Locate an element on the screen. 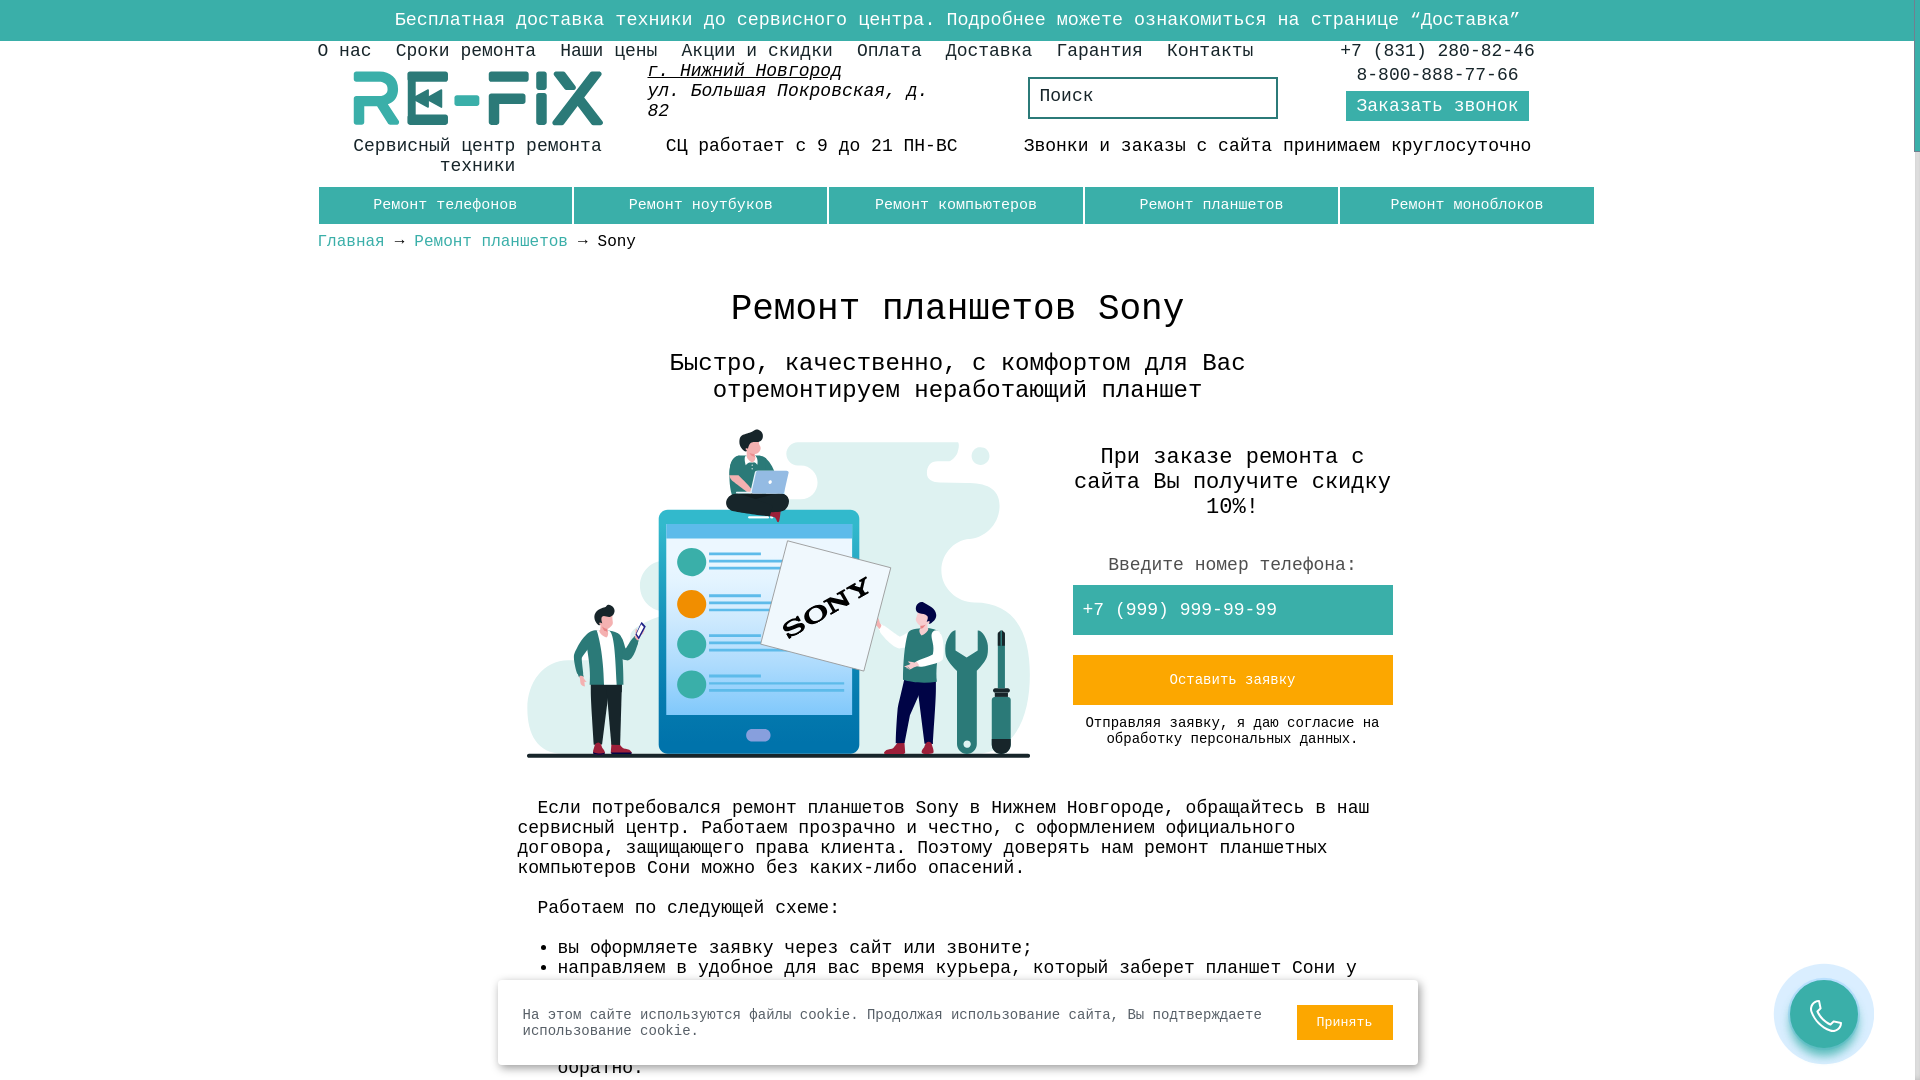 The image size is (1920, 1080). '+7 (831) 280-82-46' is located at coordinates (1339, 49).